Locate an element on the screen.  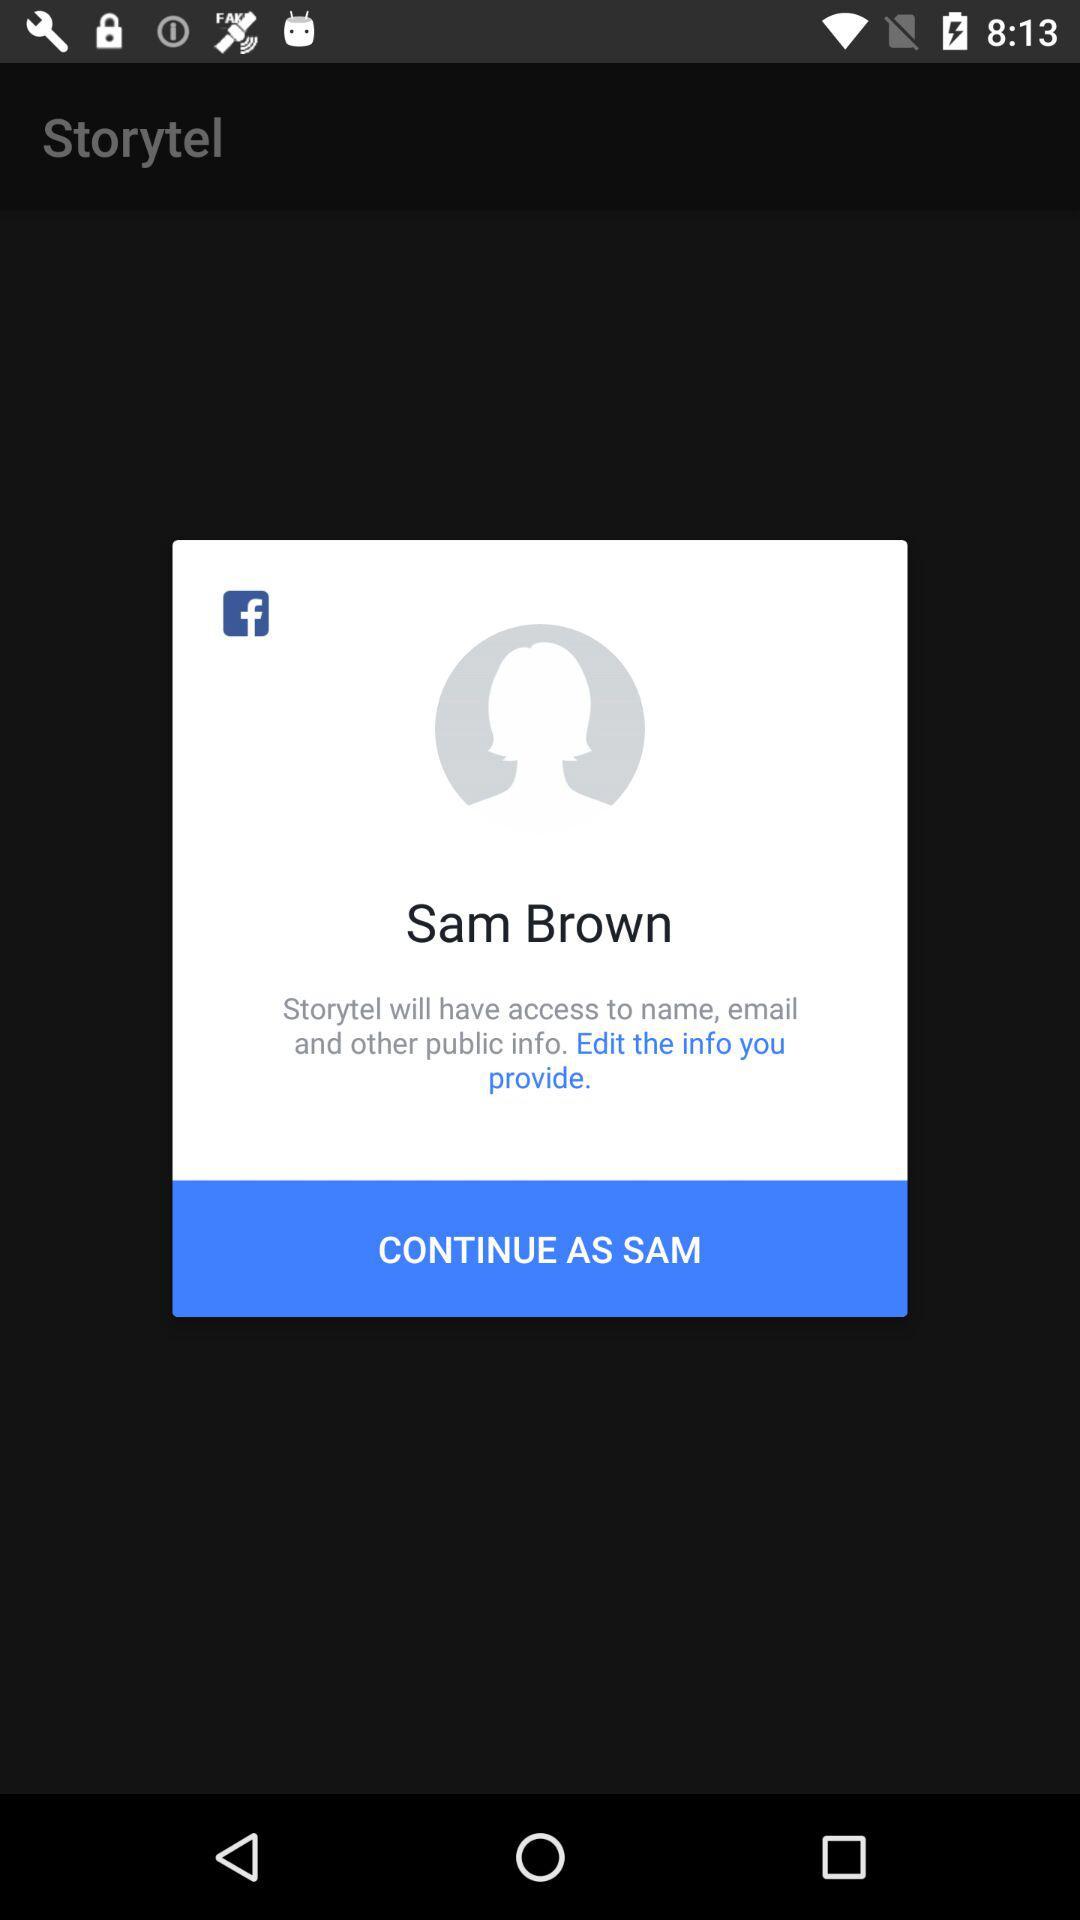
storytel will have is located at coordinates (540, 1041).